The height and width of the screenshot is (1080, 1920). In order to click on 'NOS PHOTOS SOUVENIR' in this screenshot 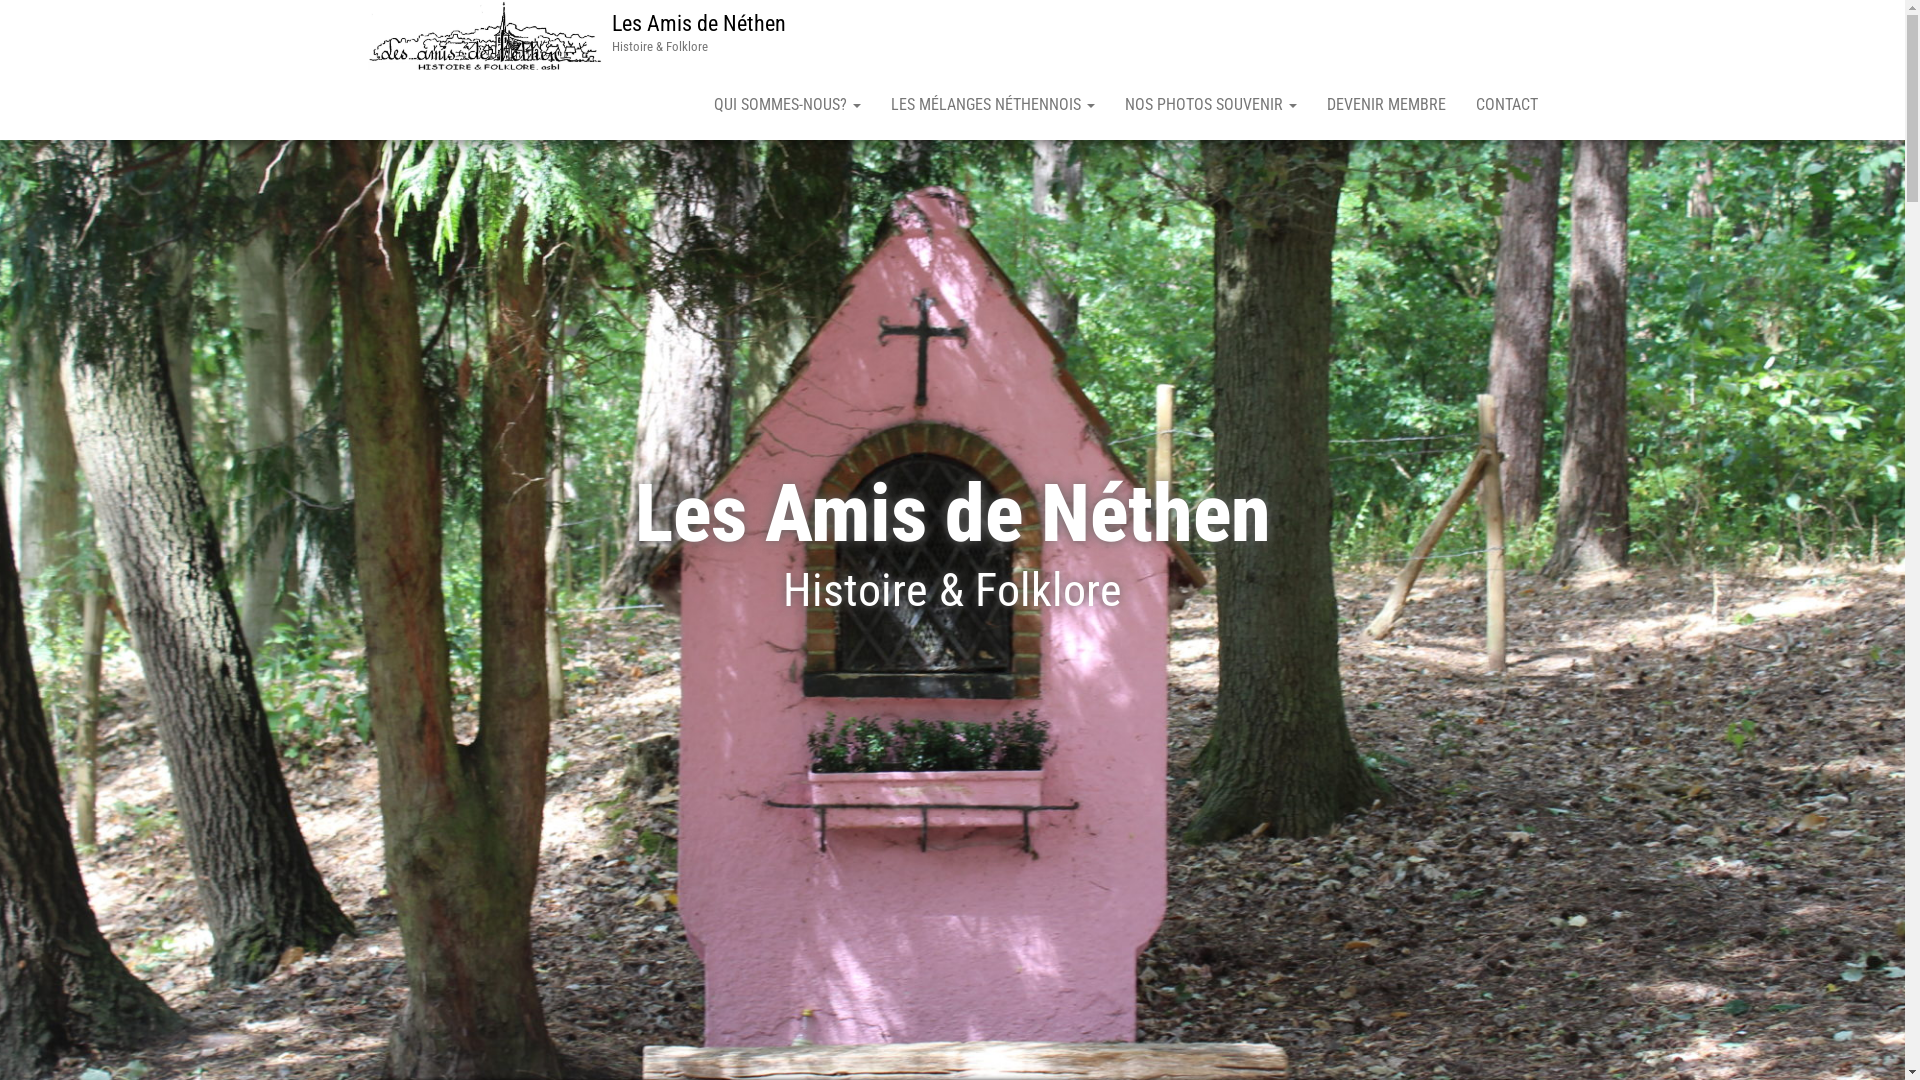, I will do `click(1108, 104)`.